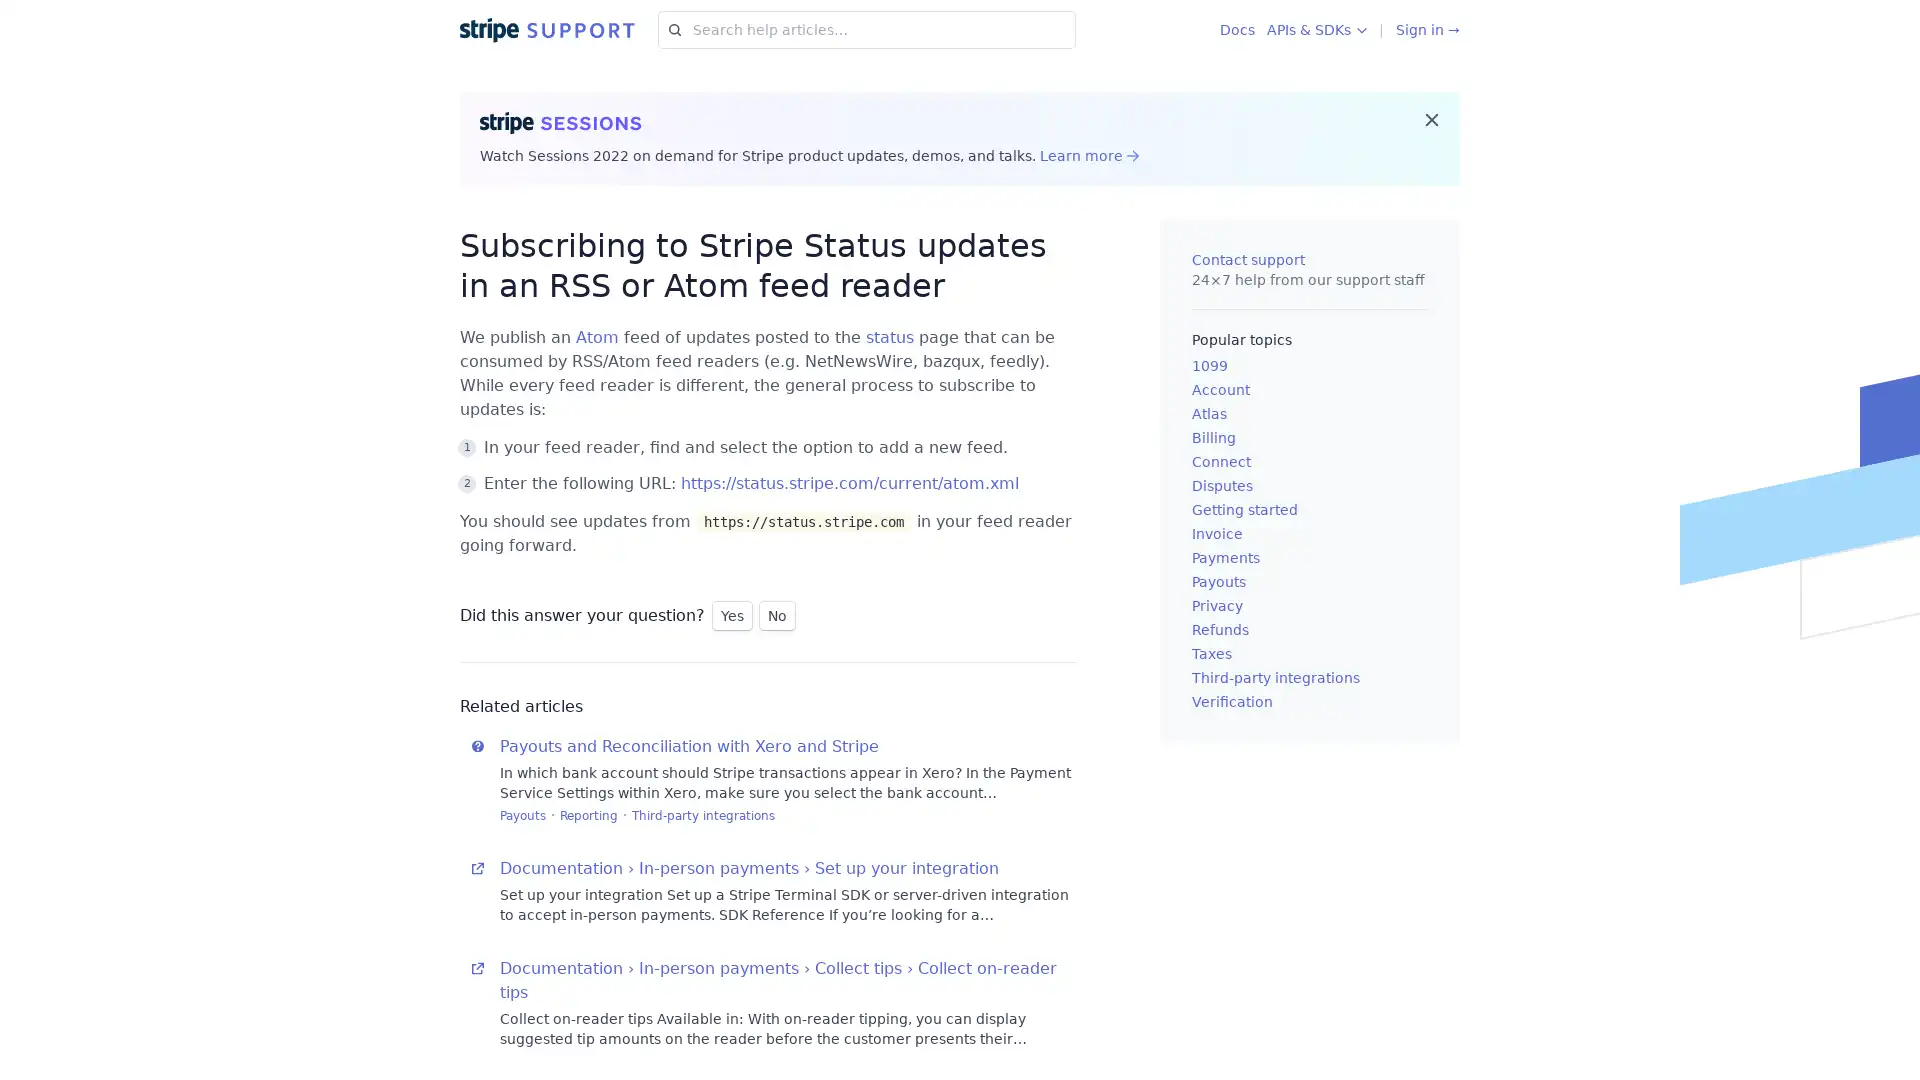  What do you see at coordinates (670, 30) in the screenshot?
I see `Search for` at bounding box center [670, 30].